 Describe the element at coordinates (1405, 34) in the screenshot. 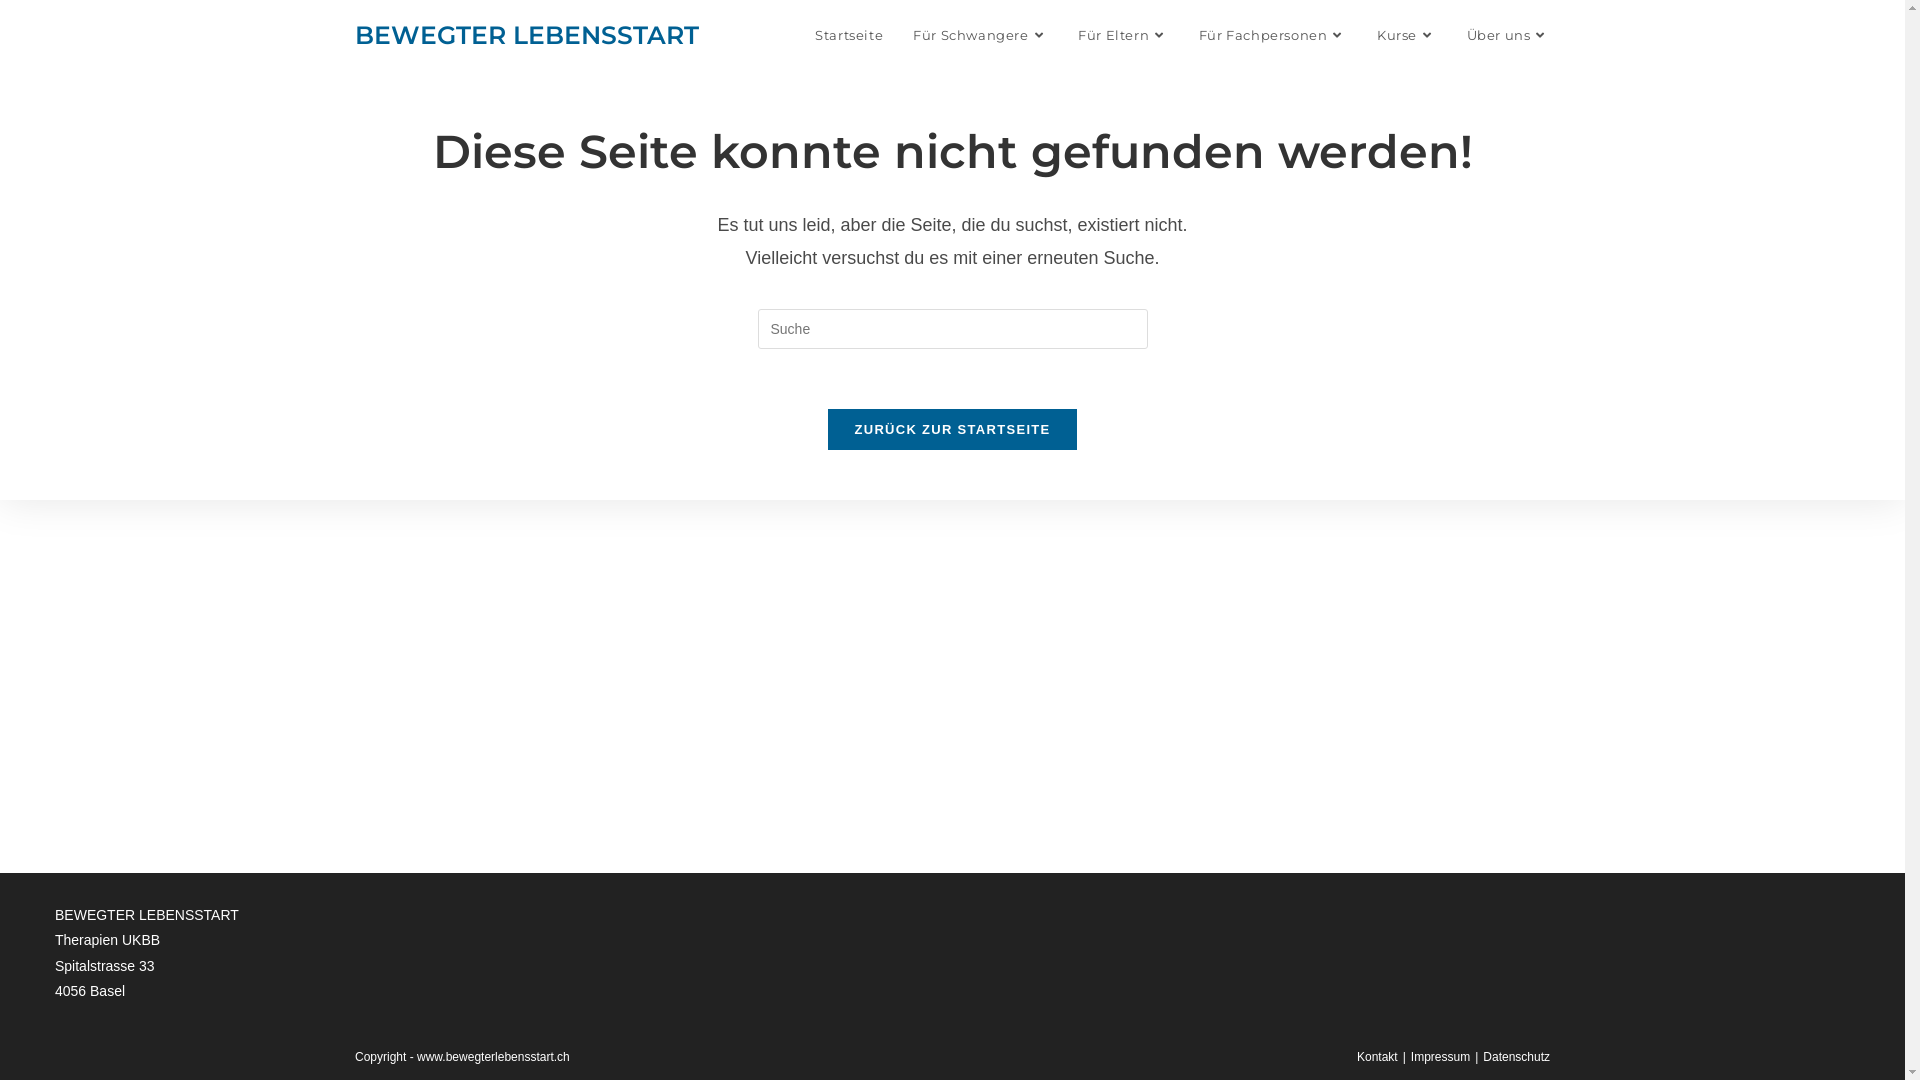

I see `'Kurse'` at that location.